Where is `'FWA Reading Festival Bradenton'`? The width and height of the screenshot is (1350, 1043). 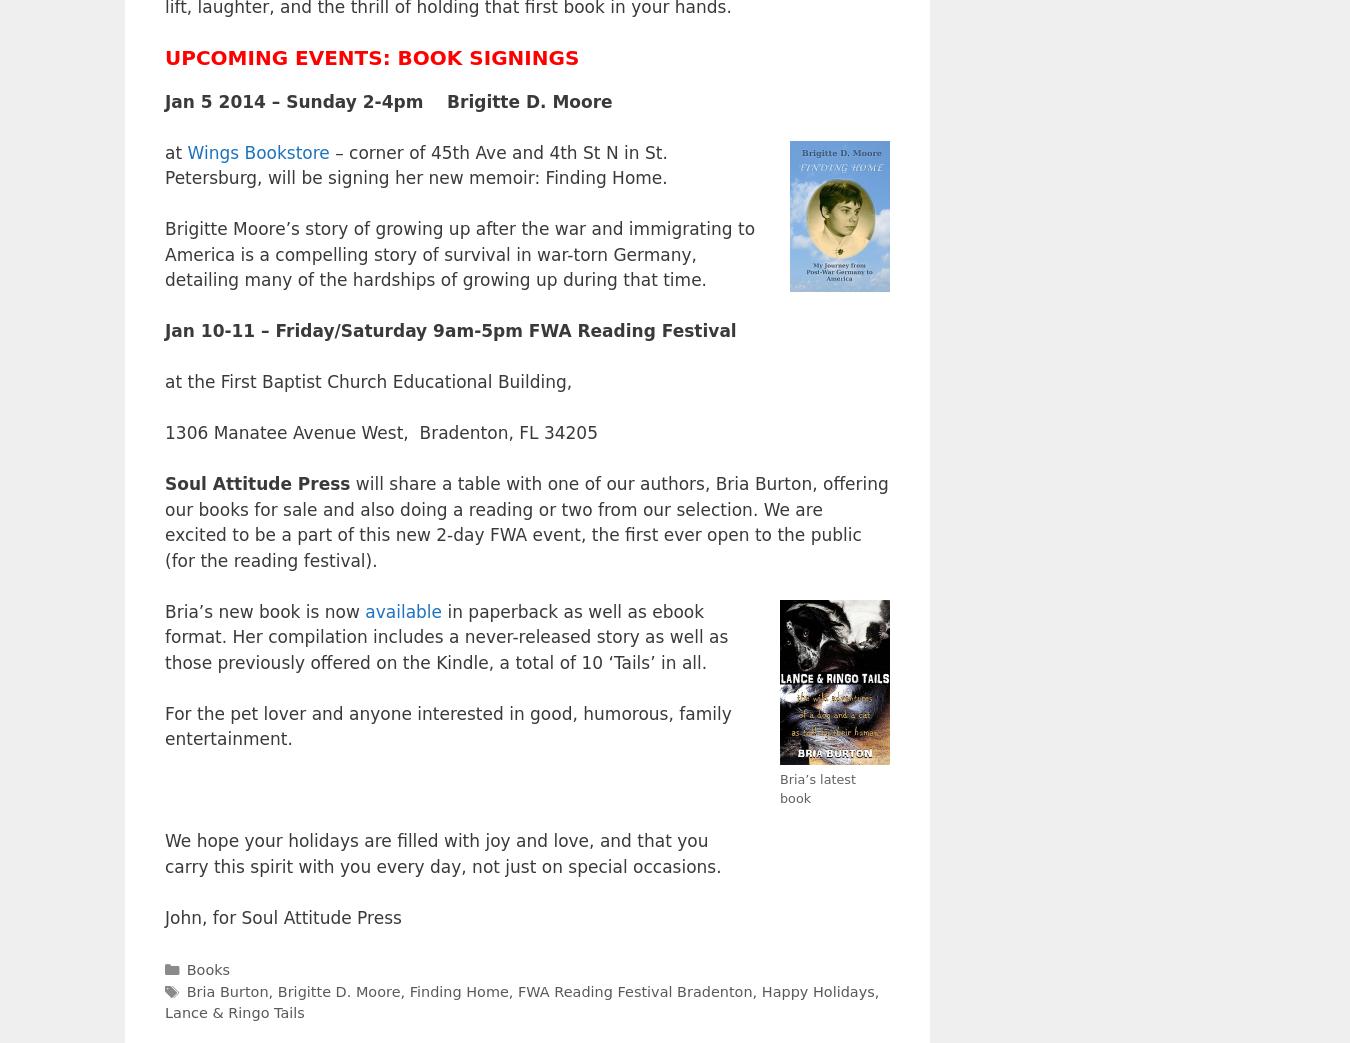 'FWA Reading Festival Bradenton' is located at coordinates (516, 990).